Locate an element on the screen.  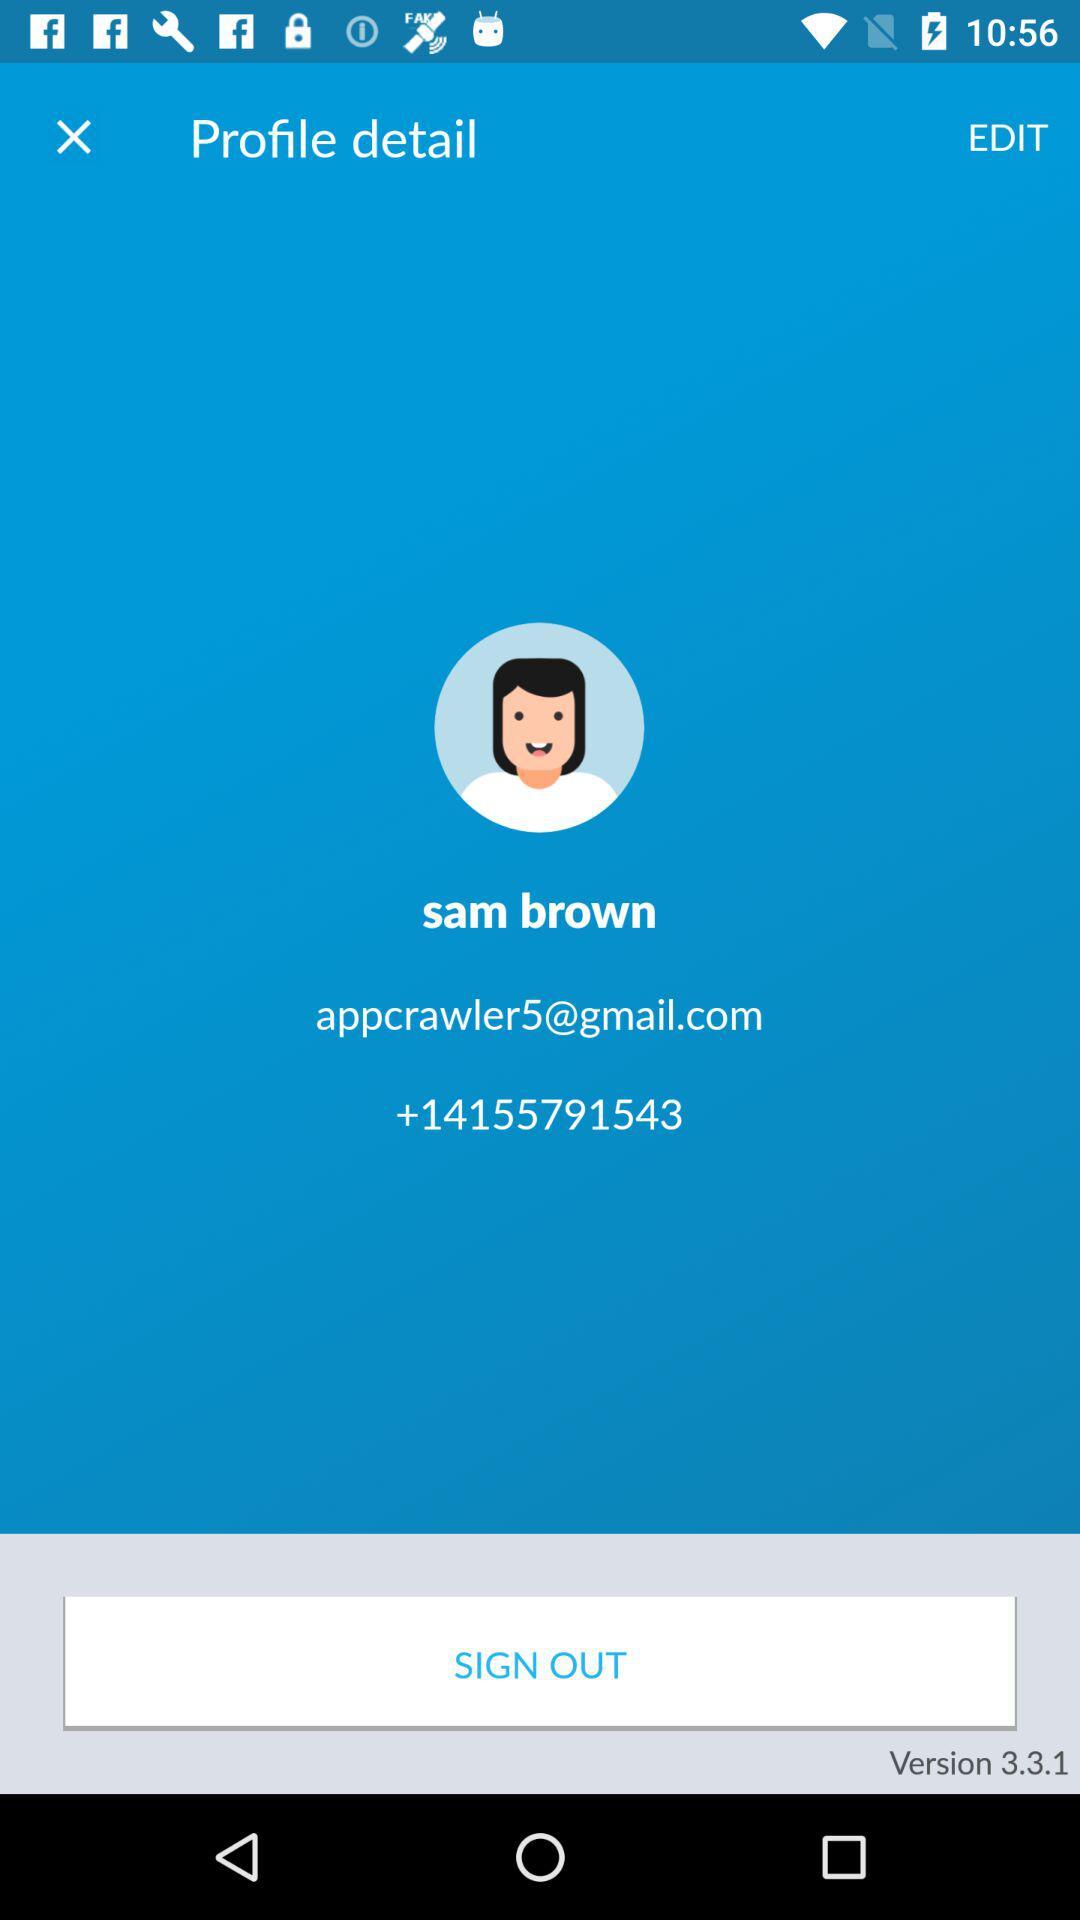
the item next to the profile detail icon is located at coordinates (1007, 135).